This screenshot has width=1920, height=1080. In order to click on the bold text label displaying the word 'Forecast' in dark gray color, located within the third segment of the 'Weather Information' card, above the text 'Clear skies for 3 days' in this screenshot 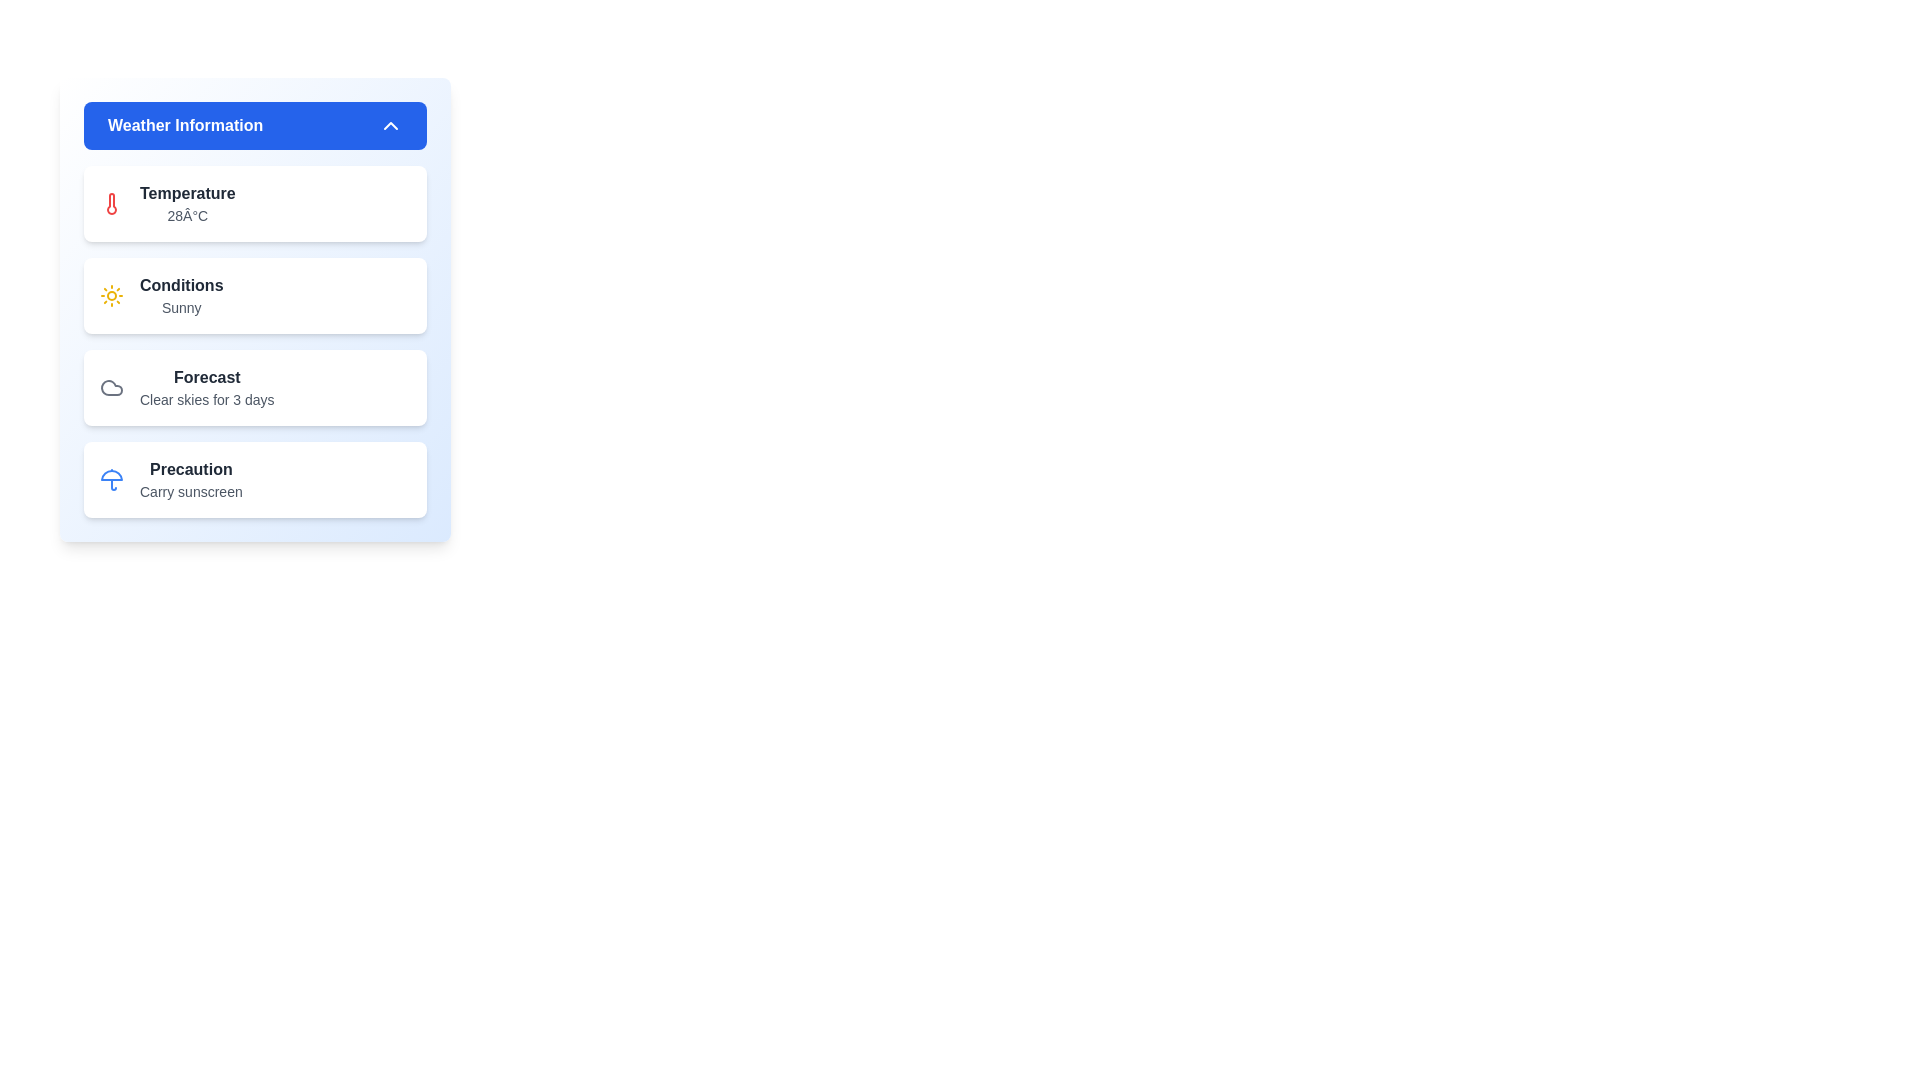, I will do `click(207, 378)`.